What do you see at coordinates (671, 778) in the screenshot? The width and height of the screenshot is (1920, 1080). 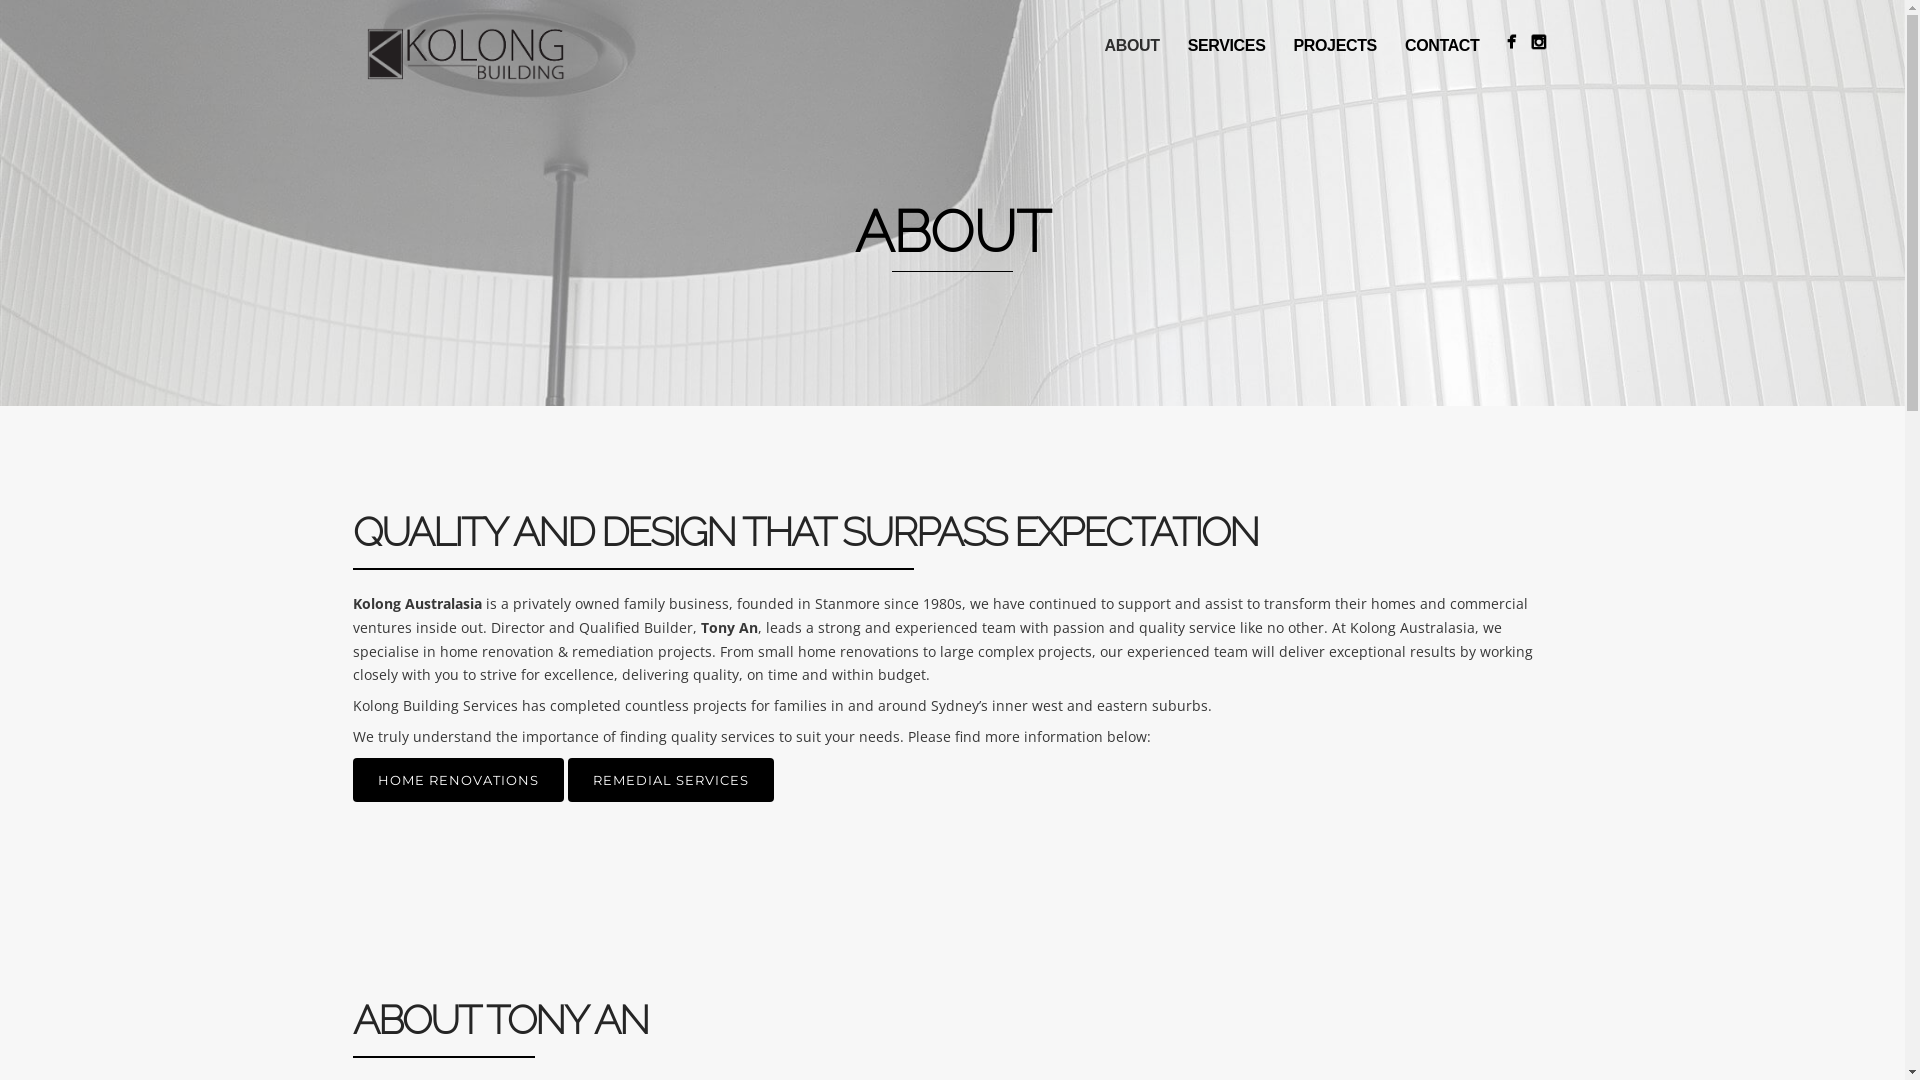 I see `'REMEDIAL SERVICES'` at bounding box center [671, 778].